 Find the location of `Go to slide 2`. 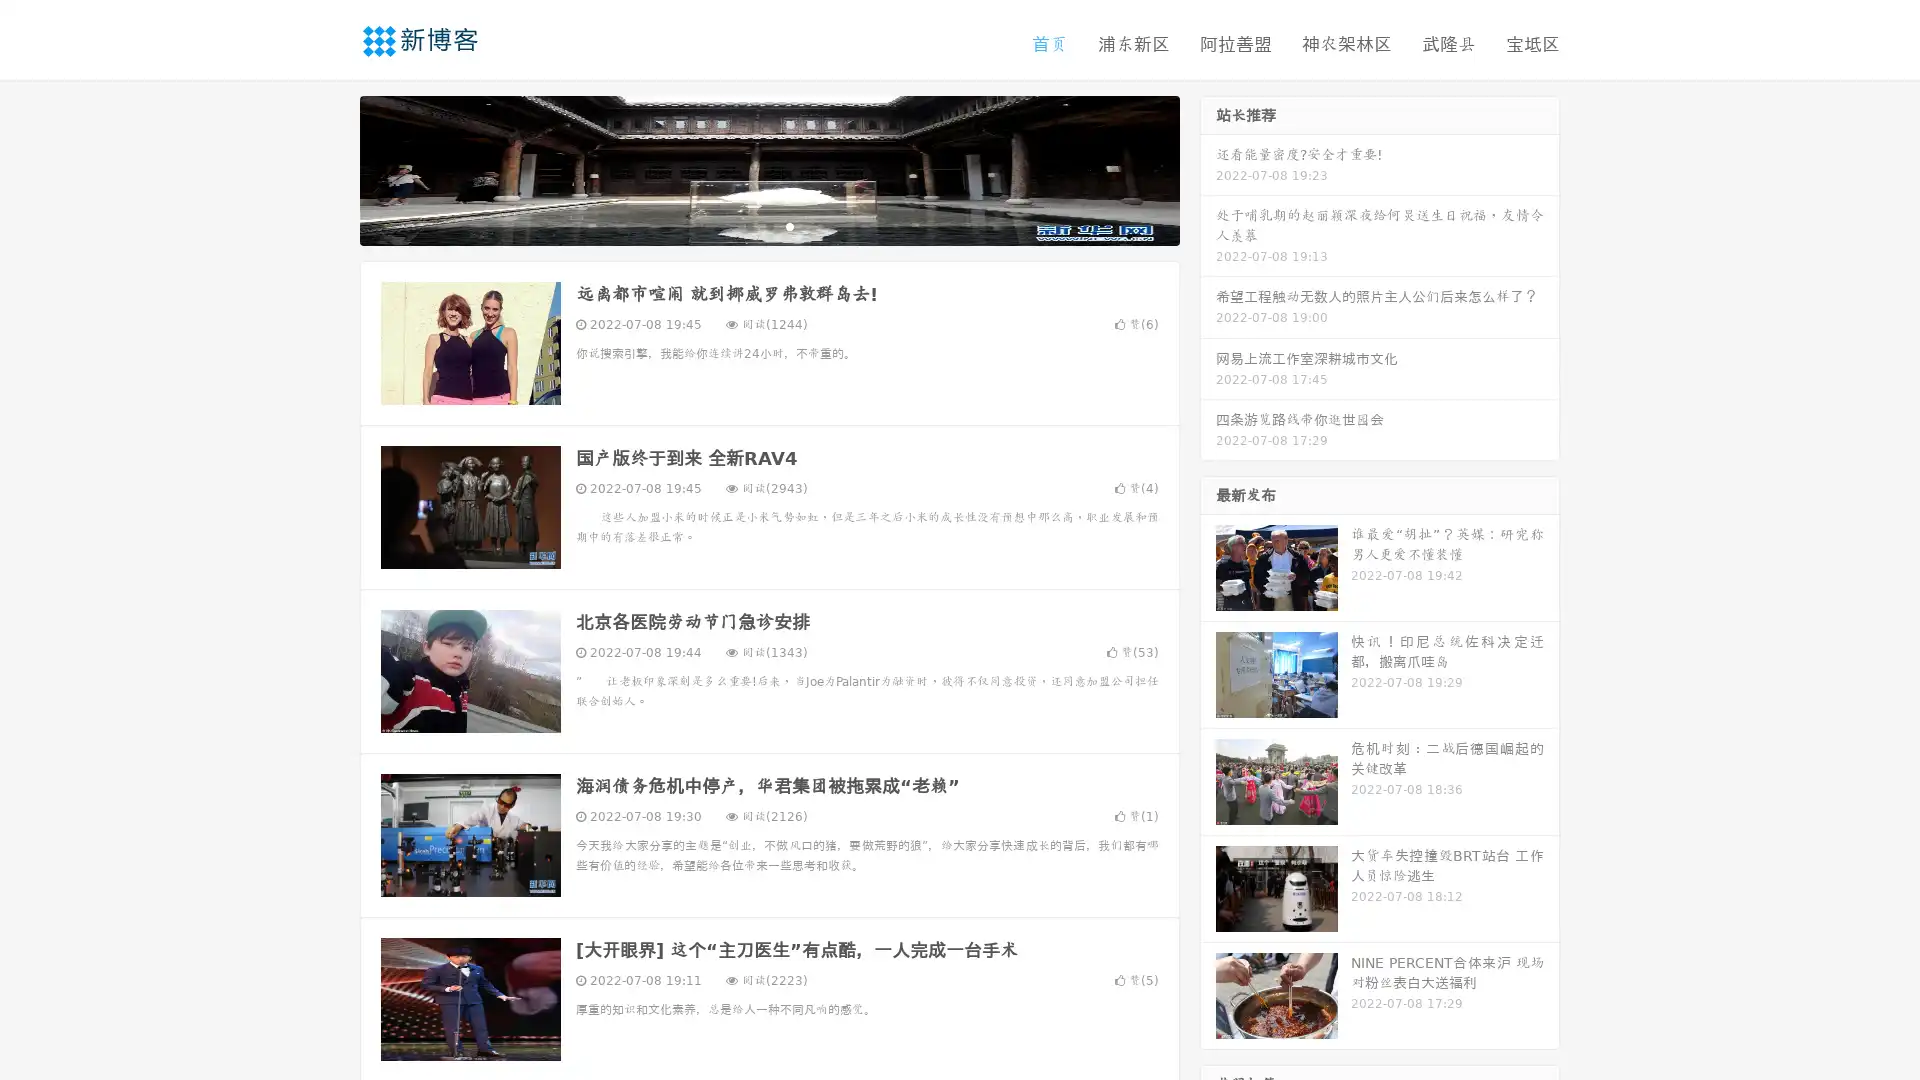

Go to slide 2 is located at coordinates (768, 225).